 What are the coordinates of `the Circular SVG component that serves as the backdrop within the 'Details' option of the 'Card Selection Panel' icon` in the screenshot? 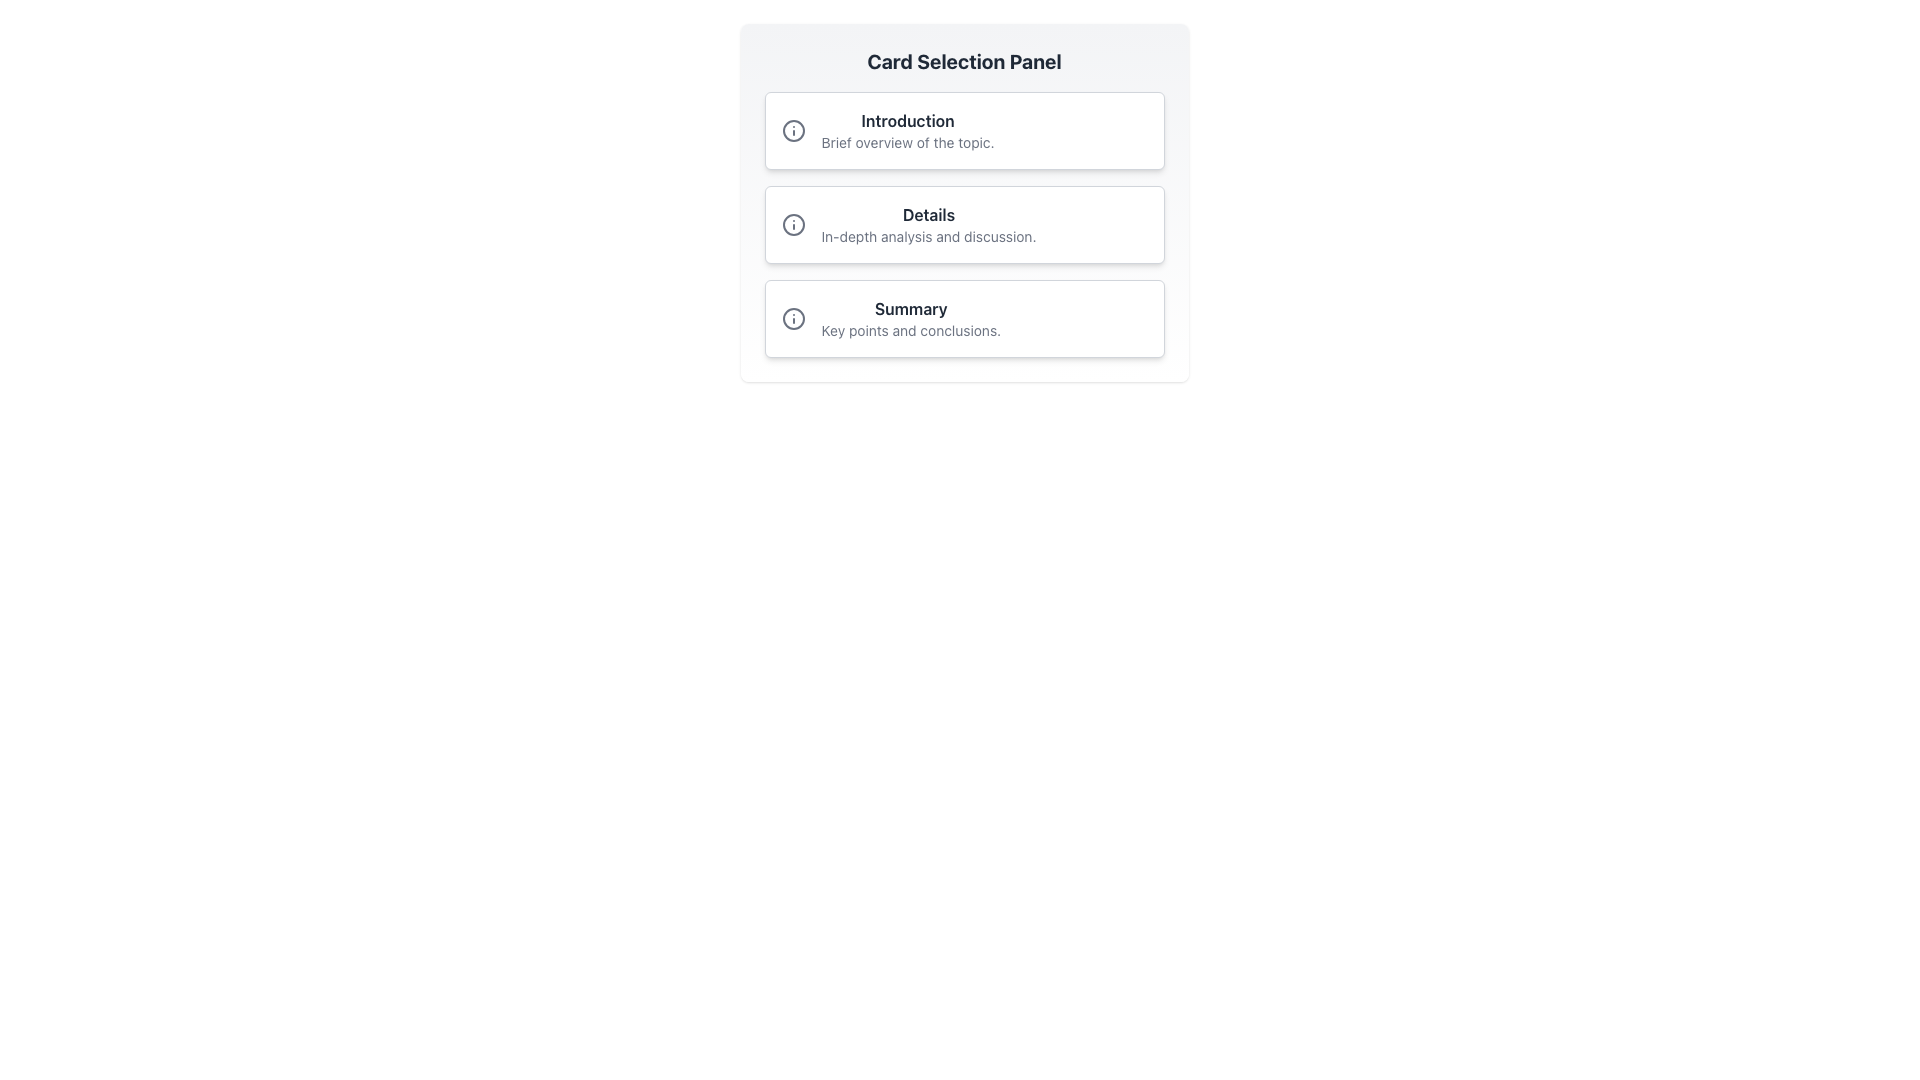 It's located at (792, 224).